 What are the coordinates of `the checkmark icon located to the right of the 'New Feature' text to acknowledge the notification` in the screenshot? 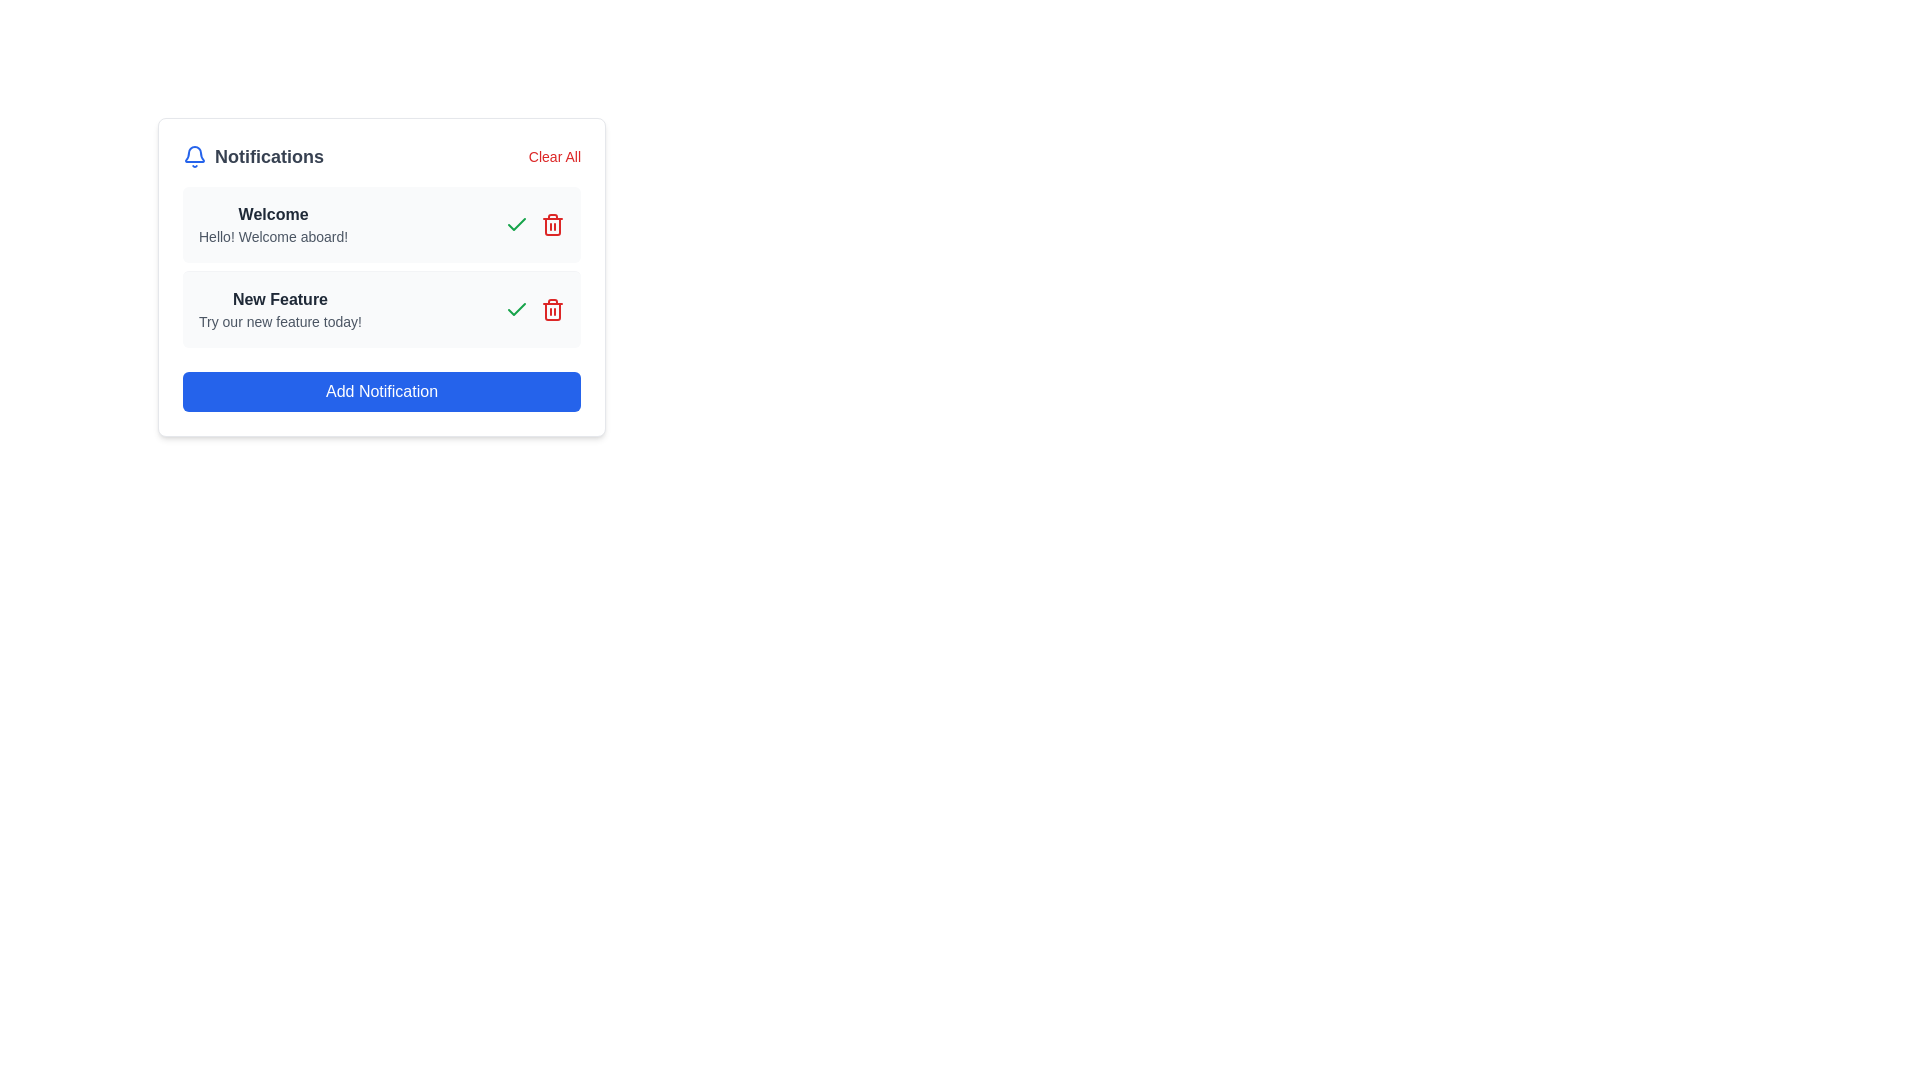 It's located at (517, 309).